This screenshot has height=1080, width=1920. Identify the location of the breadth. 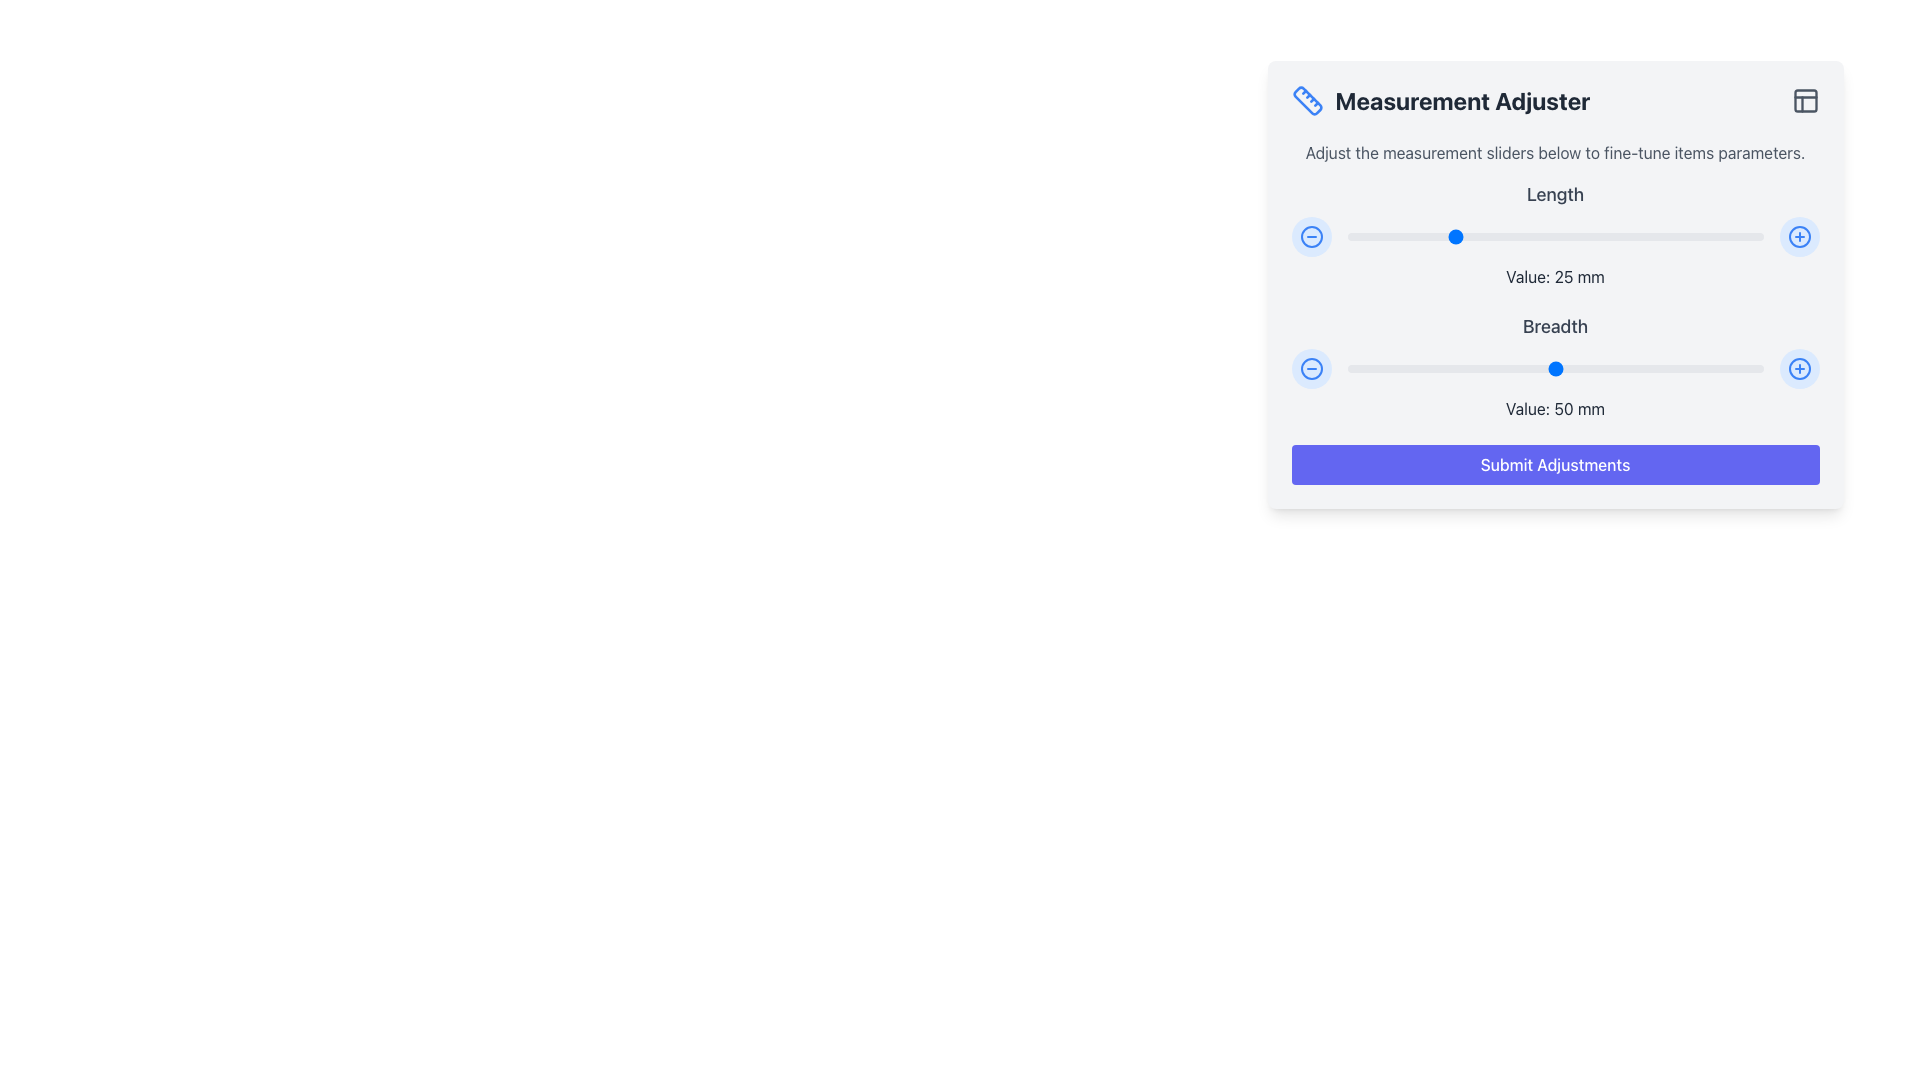
(1750, 369).